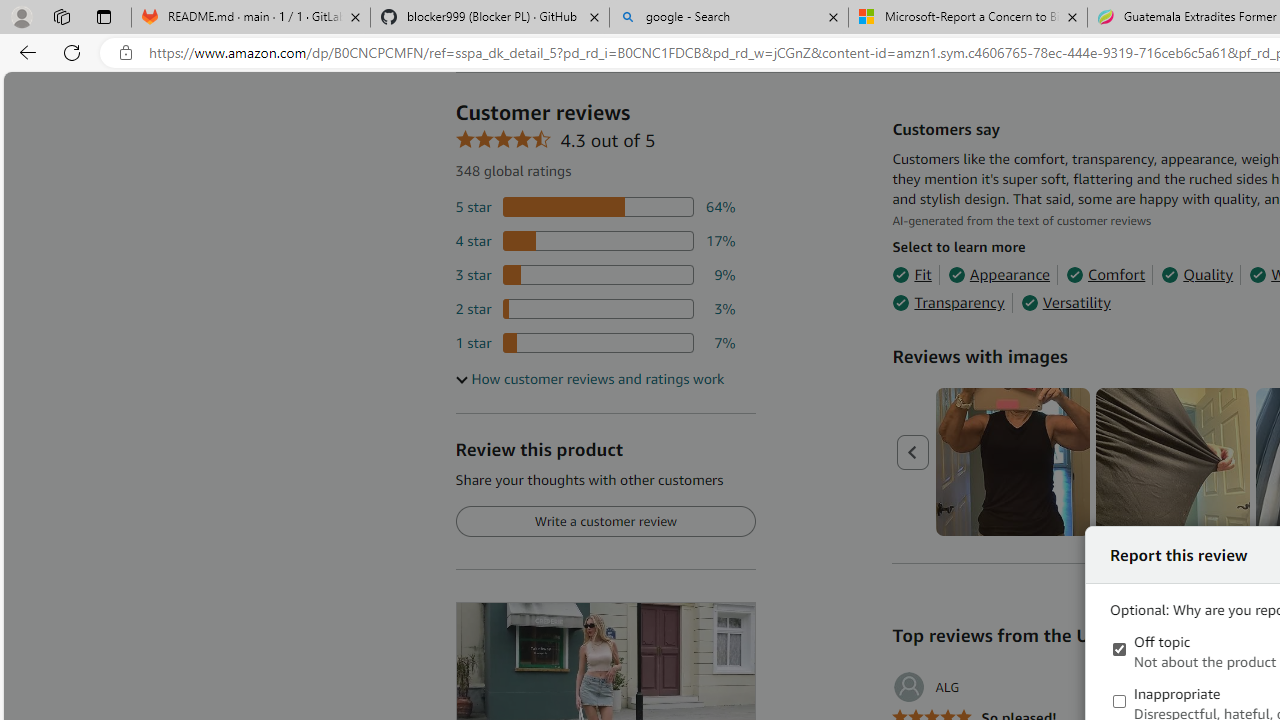 The width and height of the screenshot is (1280, 720). What do you see at coordinates (925, 686) in the screenshot?
I see `'ALG'` at bounding box center [925, 686].